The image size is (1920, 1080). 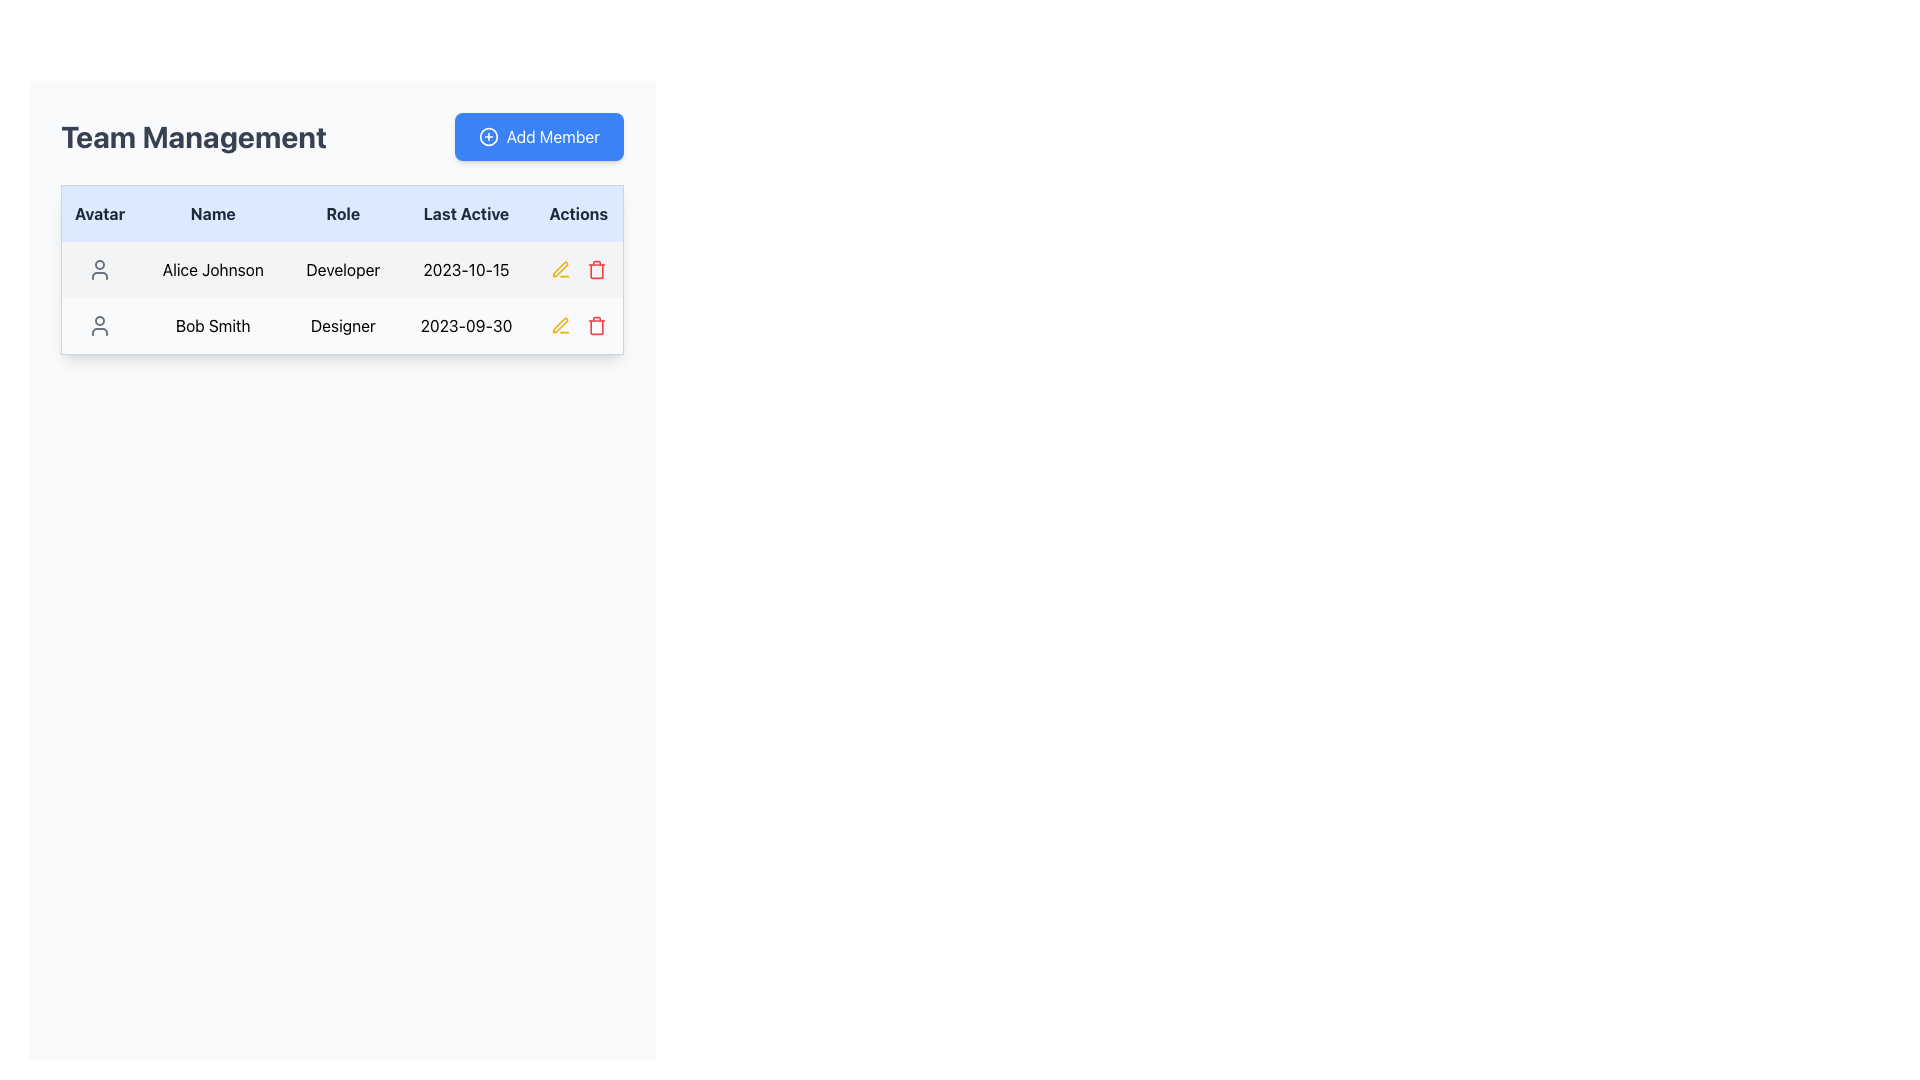 What do you see at coordinates (560, 270) in the screenshot?
I see `the small yellow pen-shaped icon button located in the second row of the 'Actions' column` at bounding box center [560, 270].